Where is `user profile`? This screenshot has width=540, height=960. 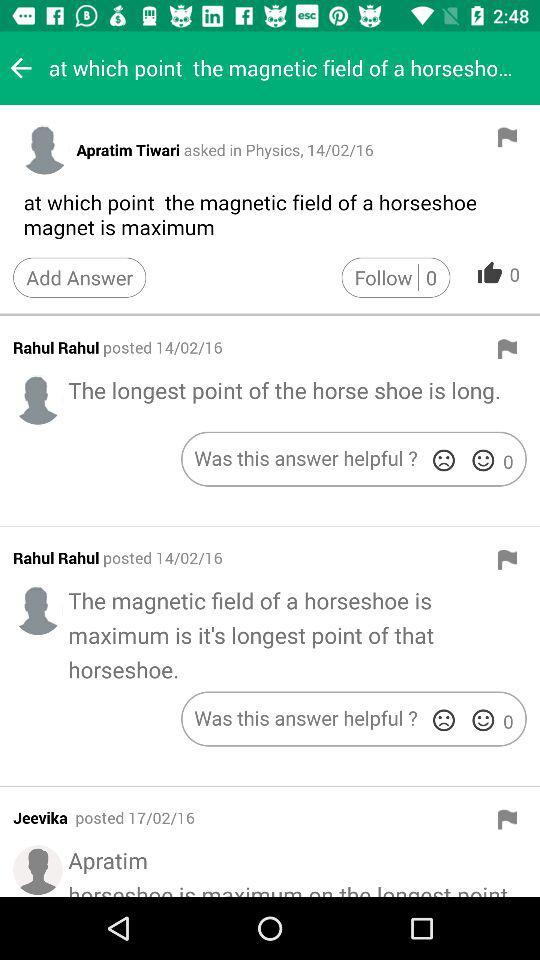
user profile is located at coordinates (38, 609).